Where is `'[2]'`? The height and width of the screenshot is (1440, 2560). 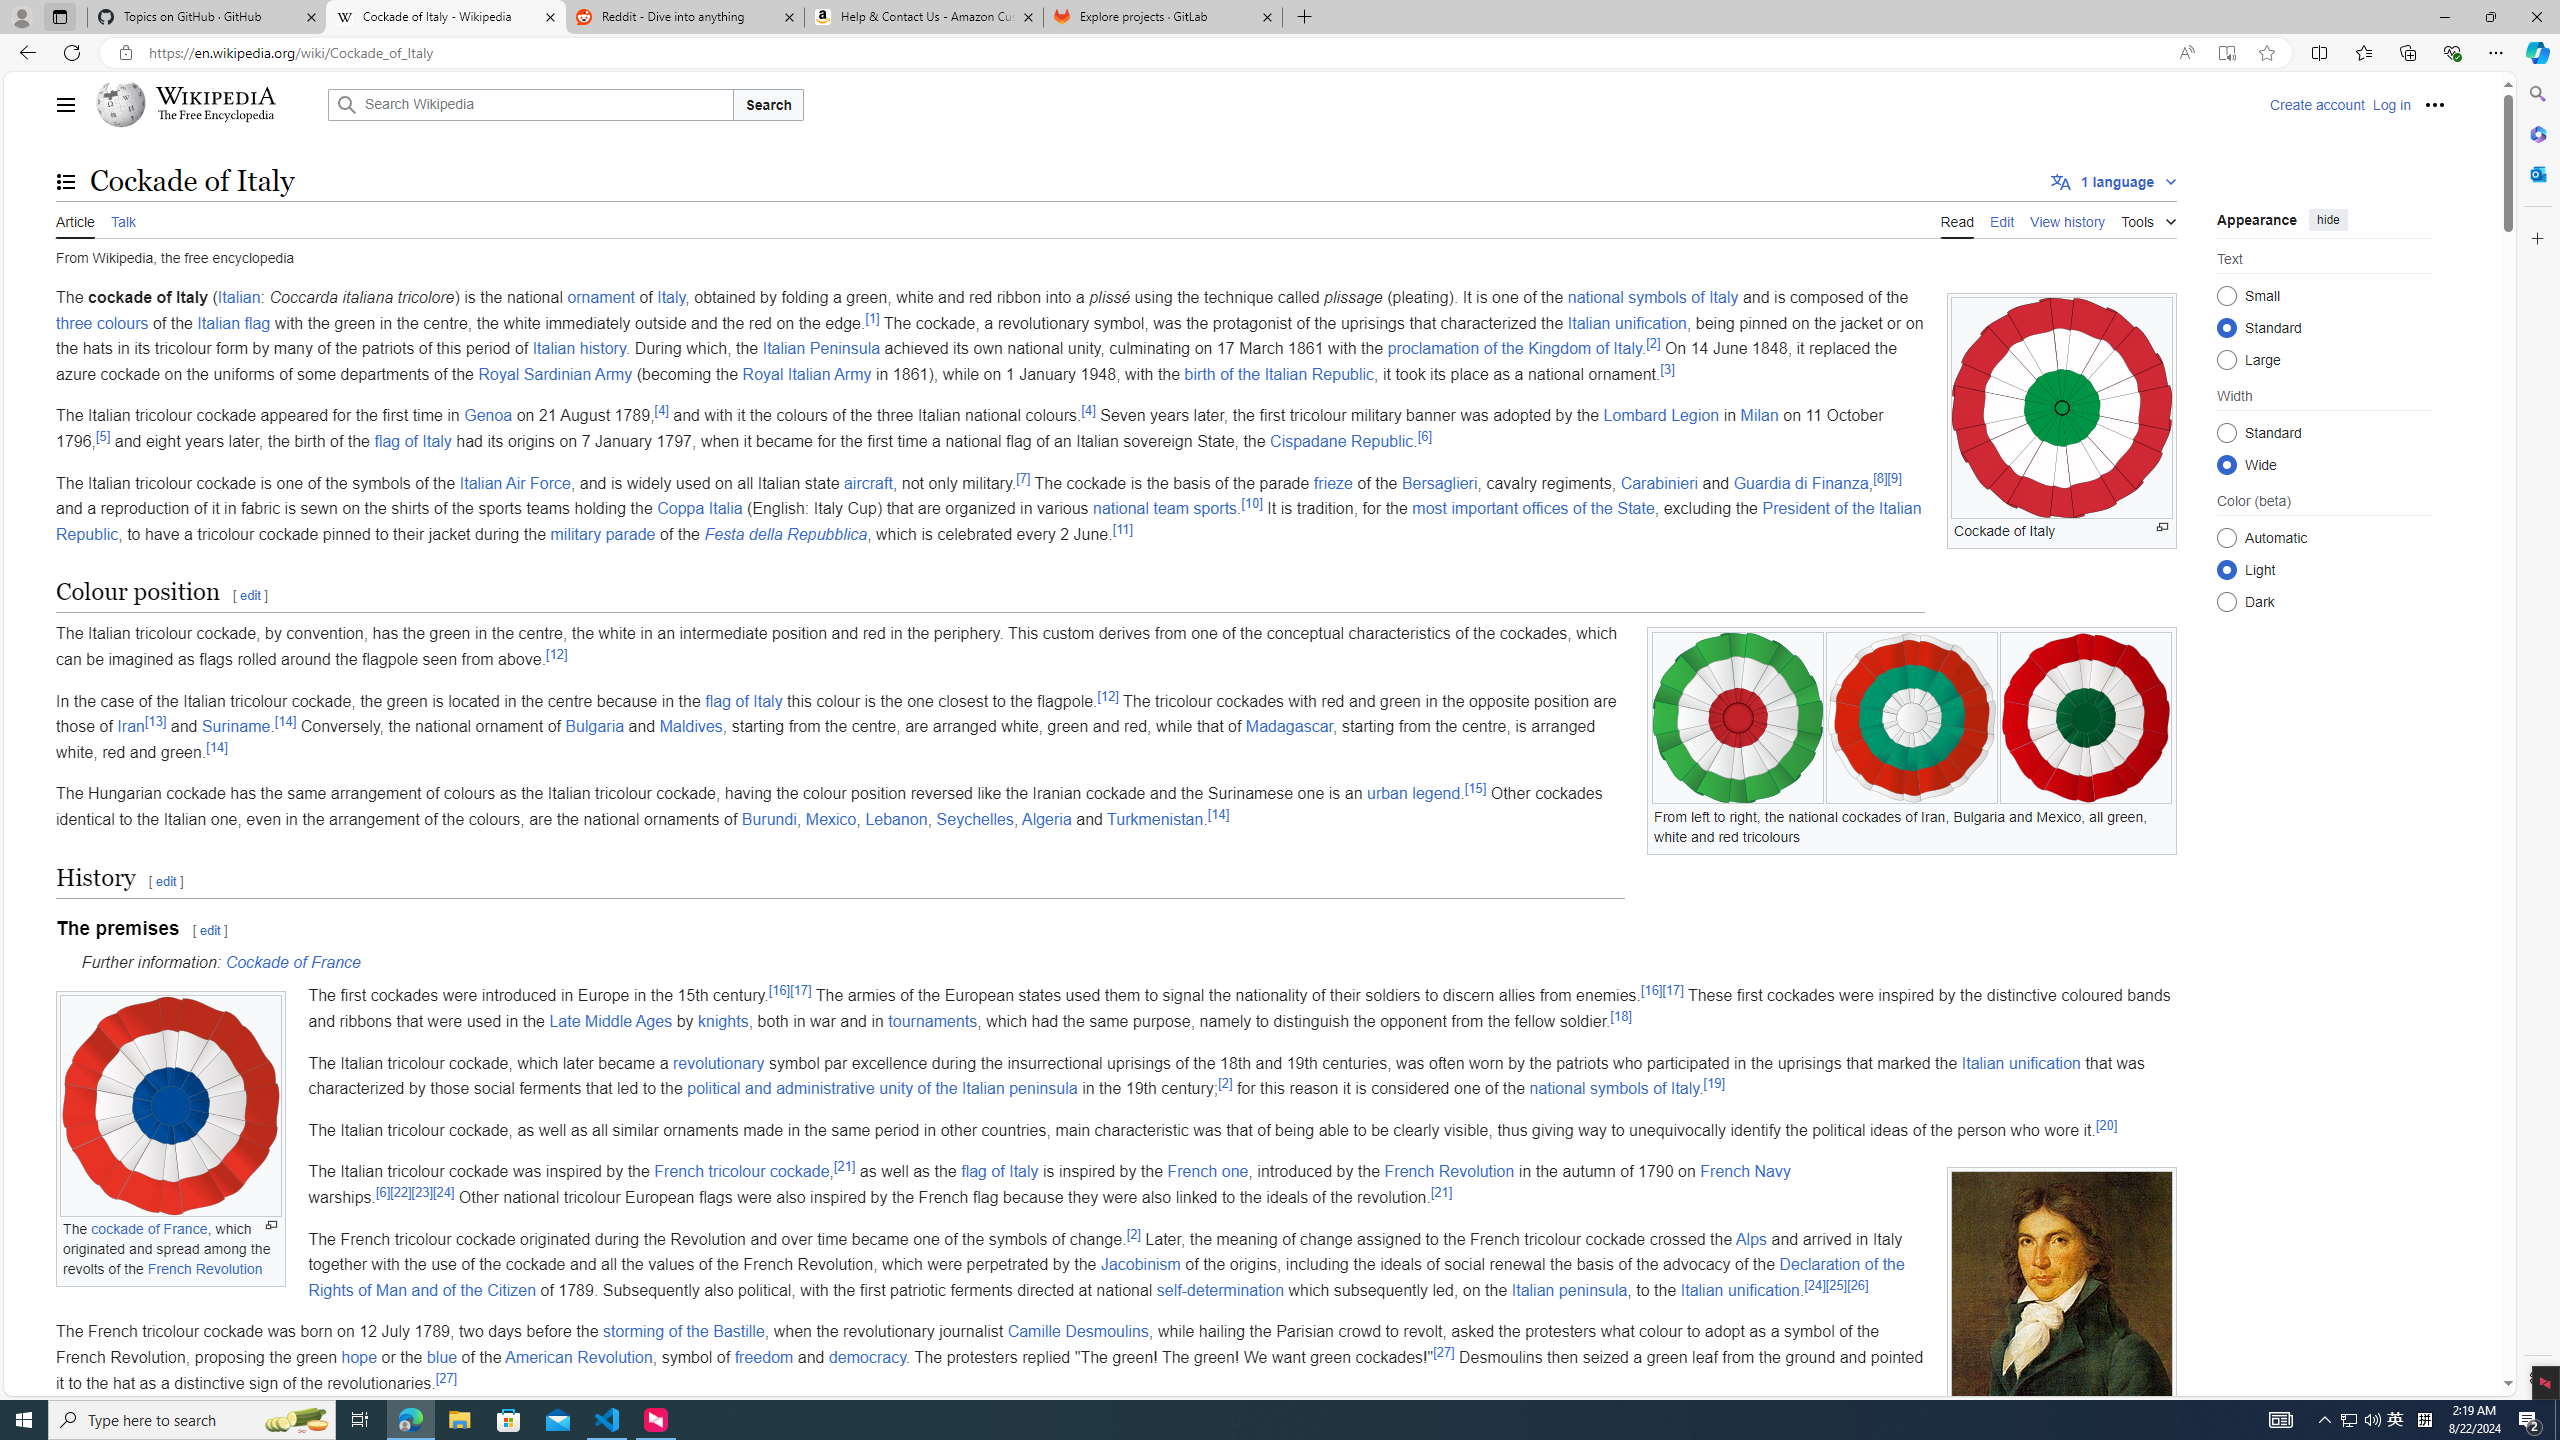
'[2]' is located at coordinates (1133, 1233).